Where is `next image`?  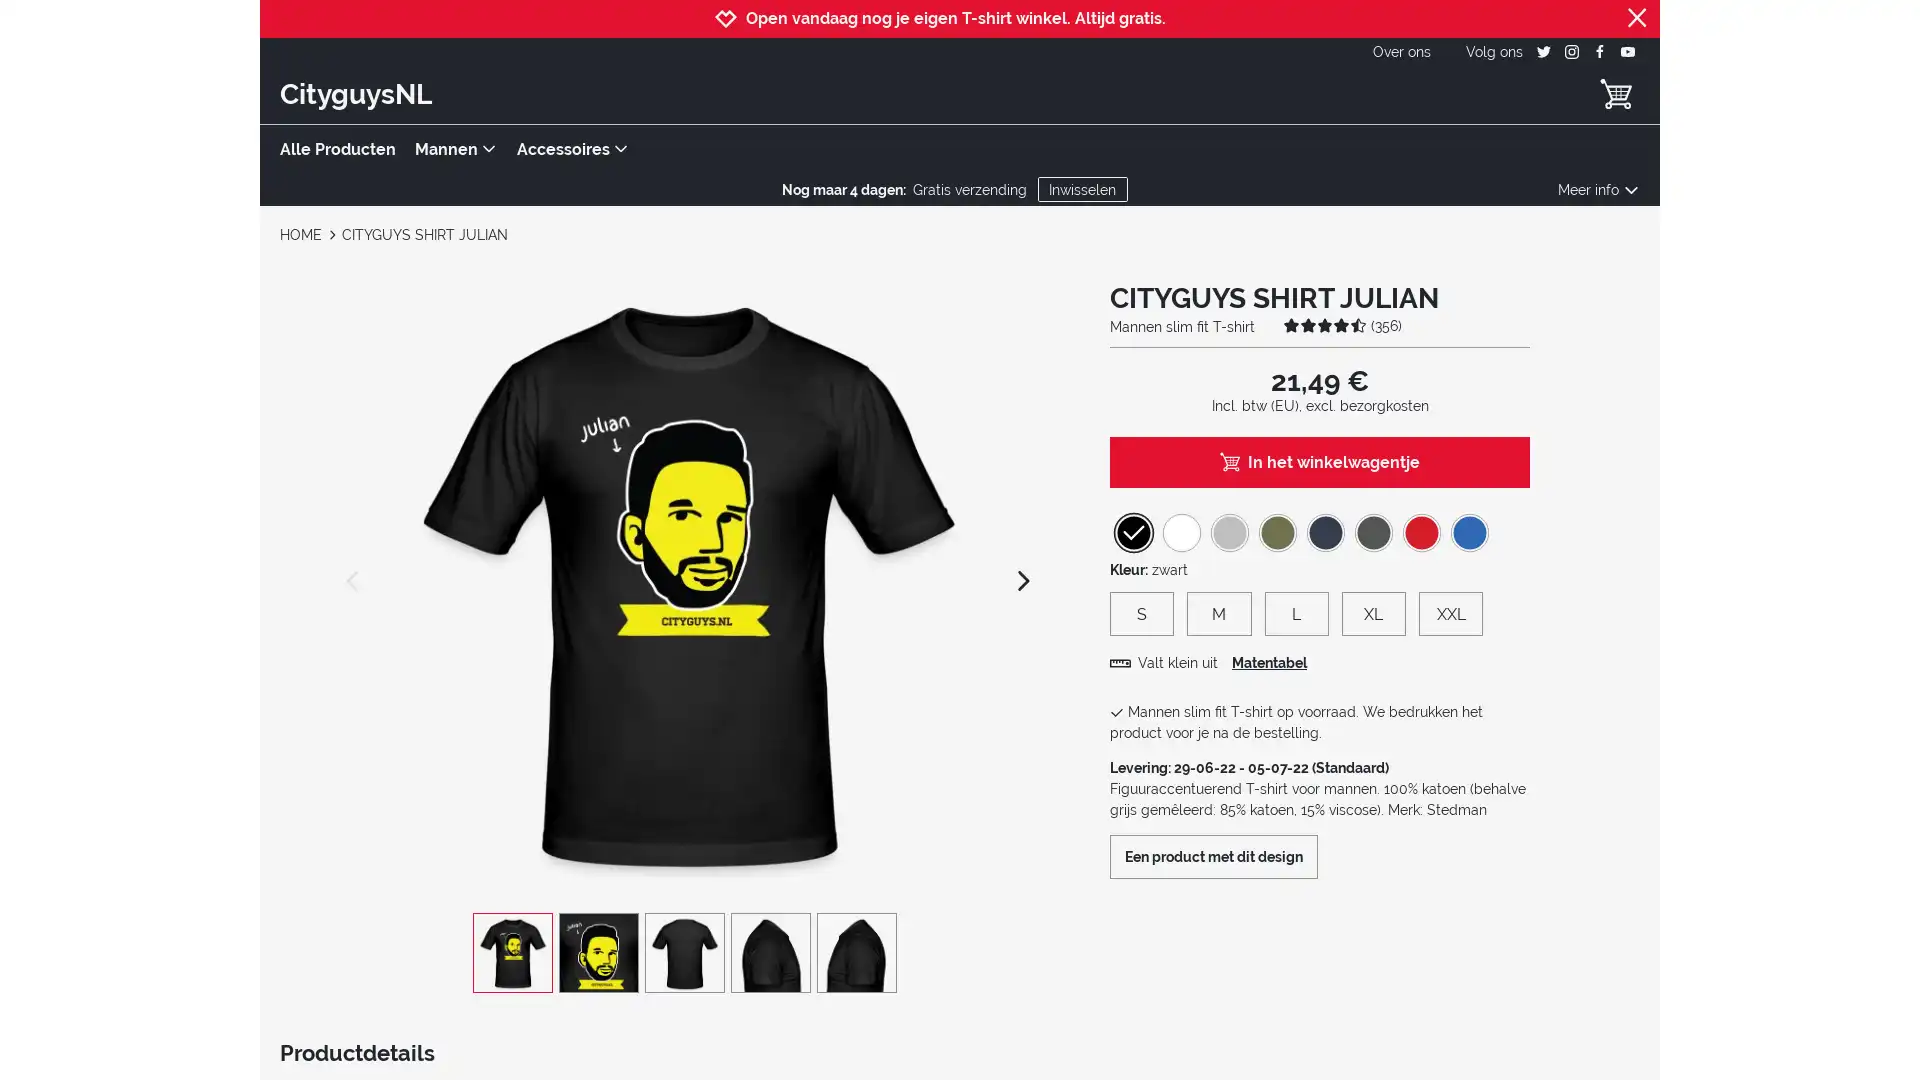 next image is located at coordinates (1022, 579).